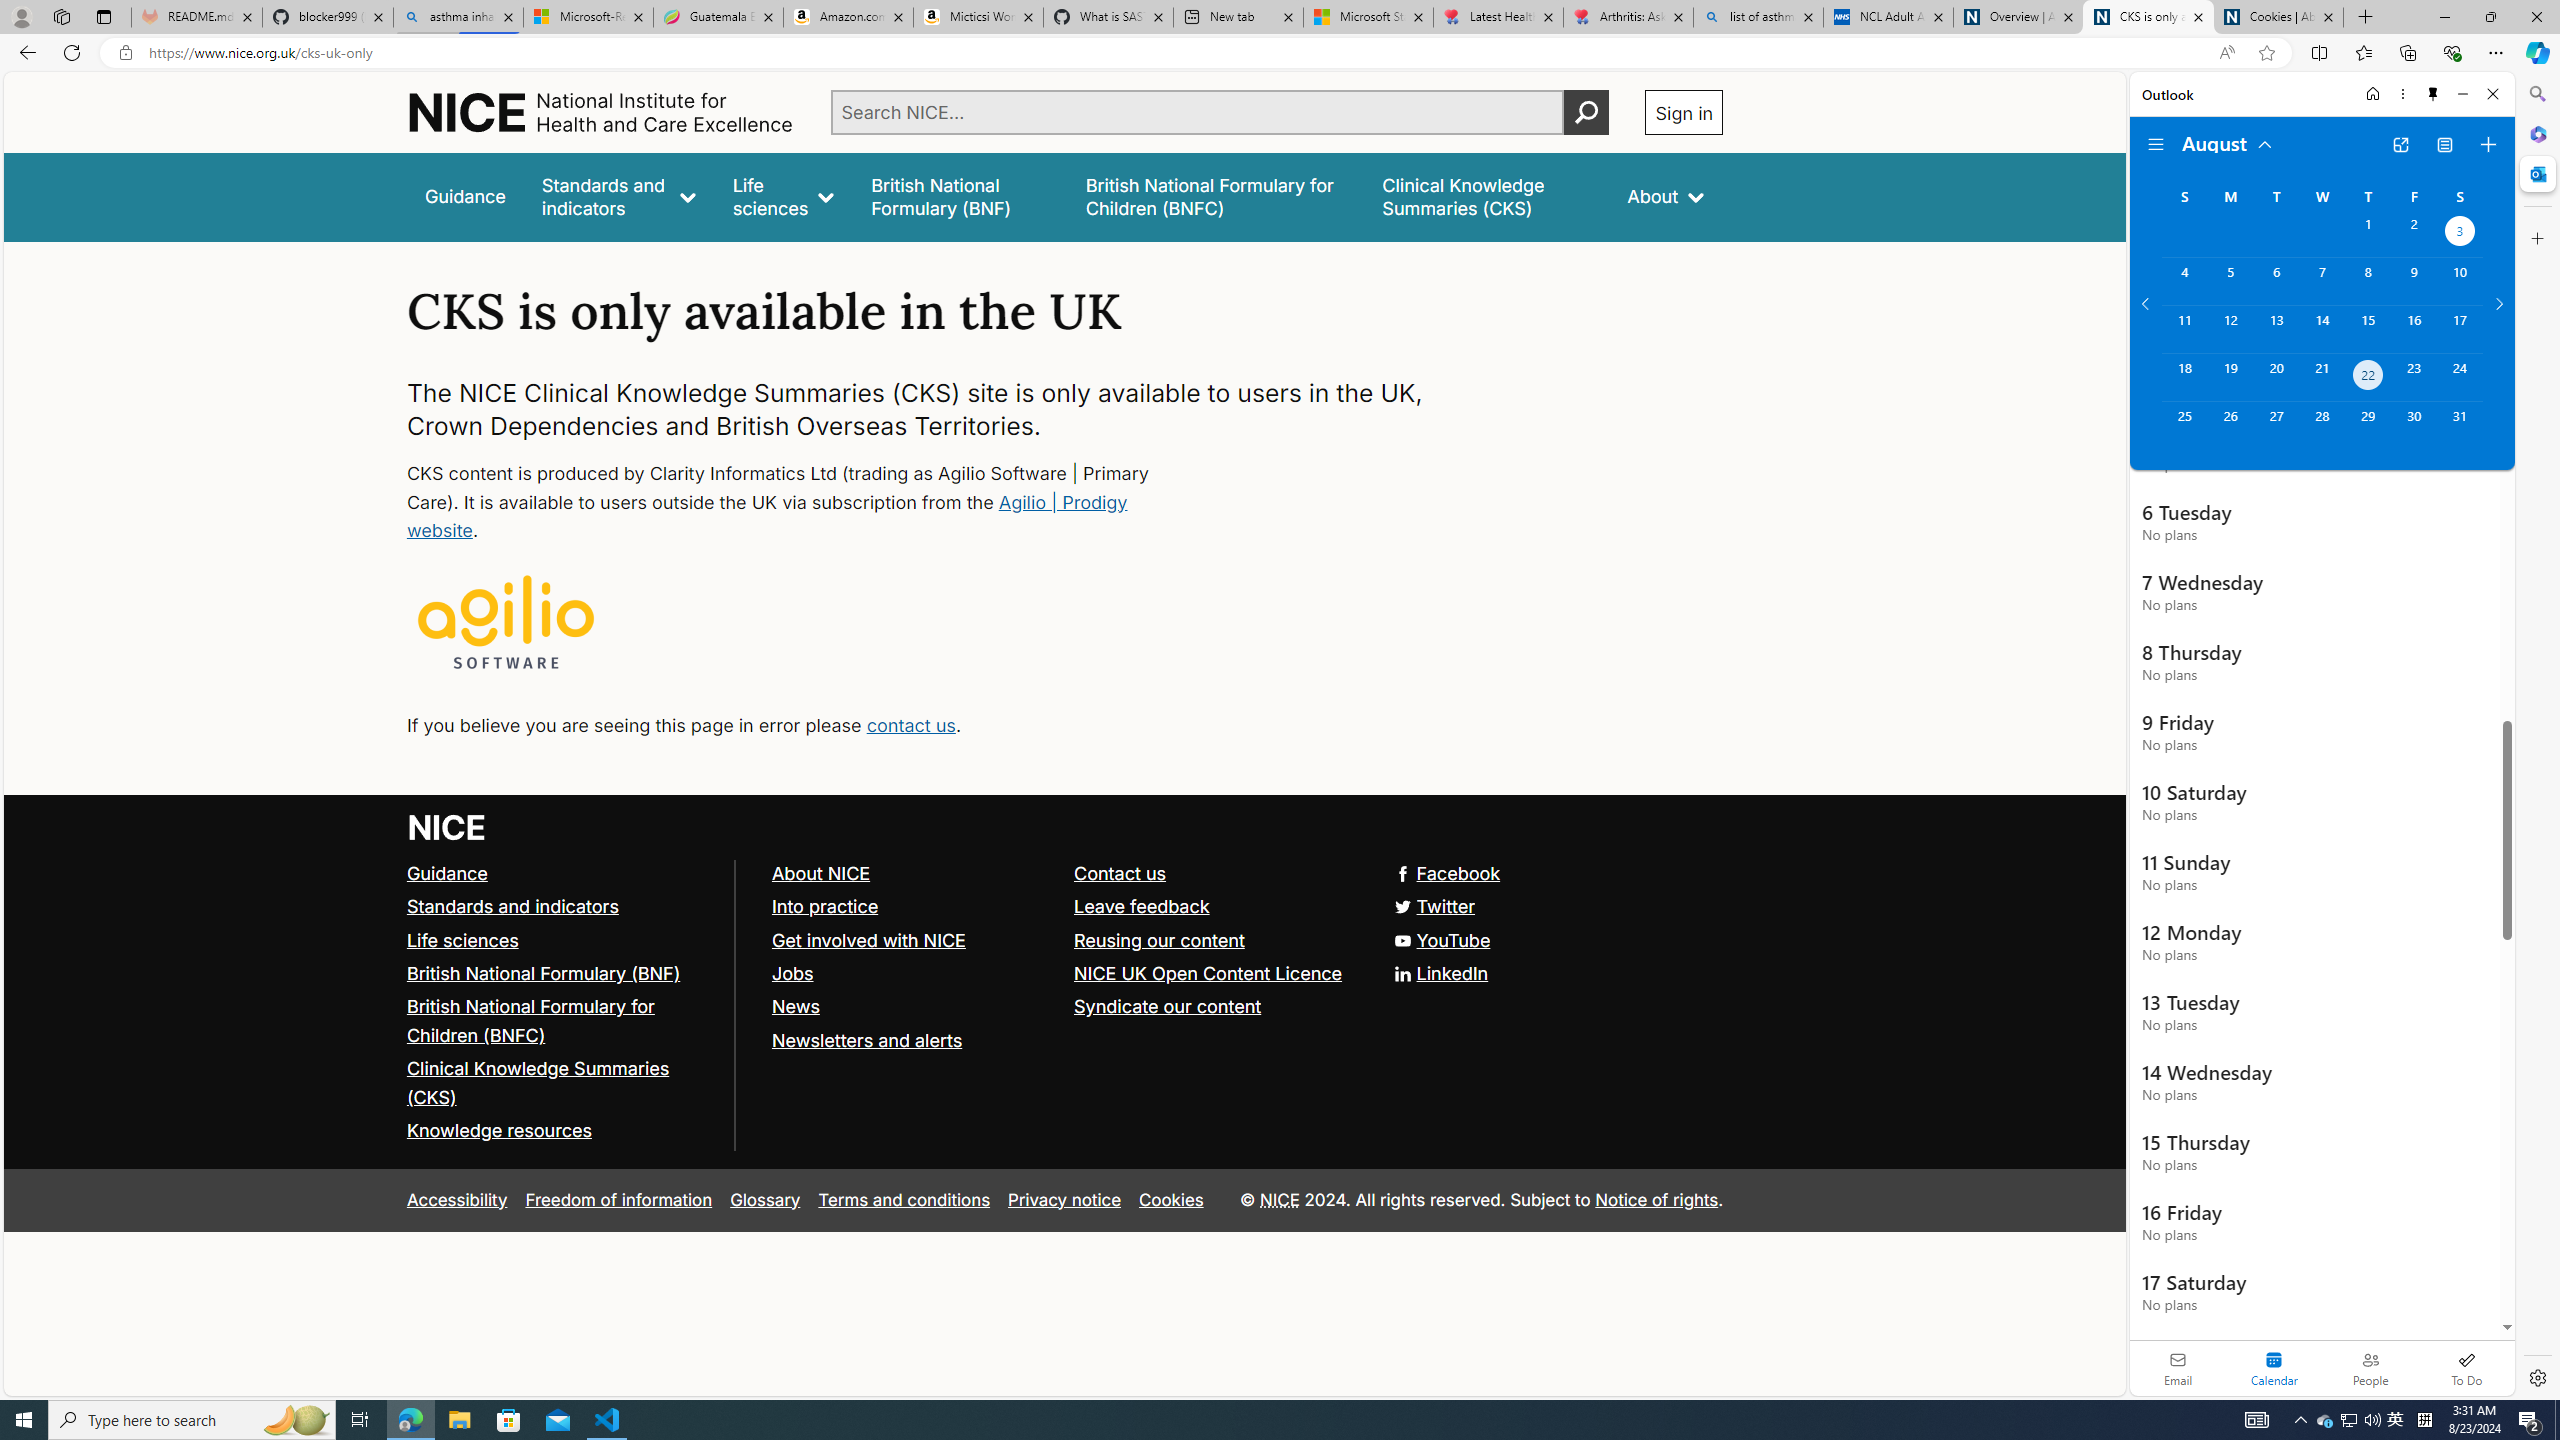  I want to click on 'Reusing our content', so click(1216, 941).